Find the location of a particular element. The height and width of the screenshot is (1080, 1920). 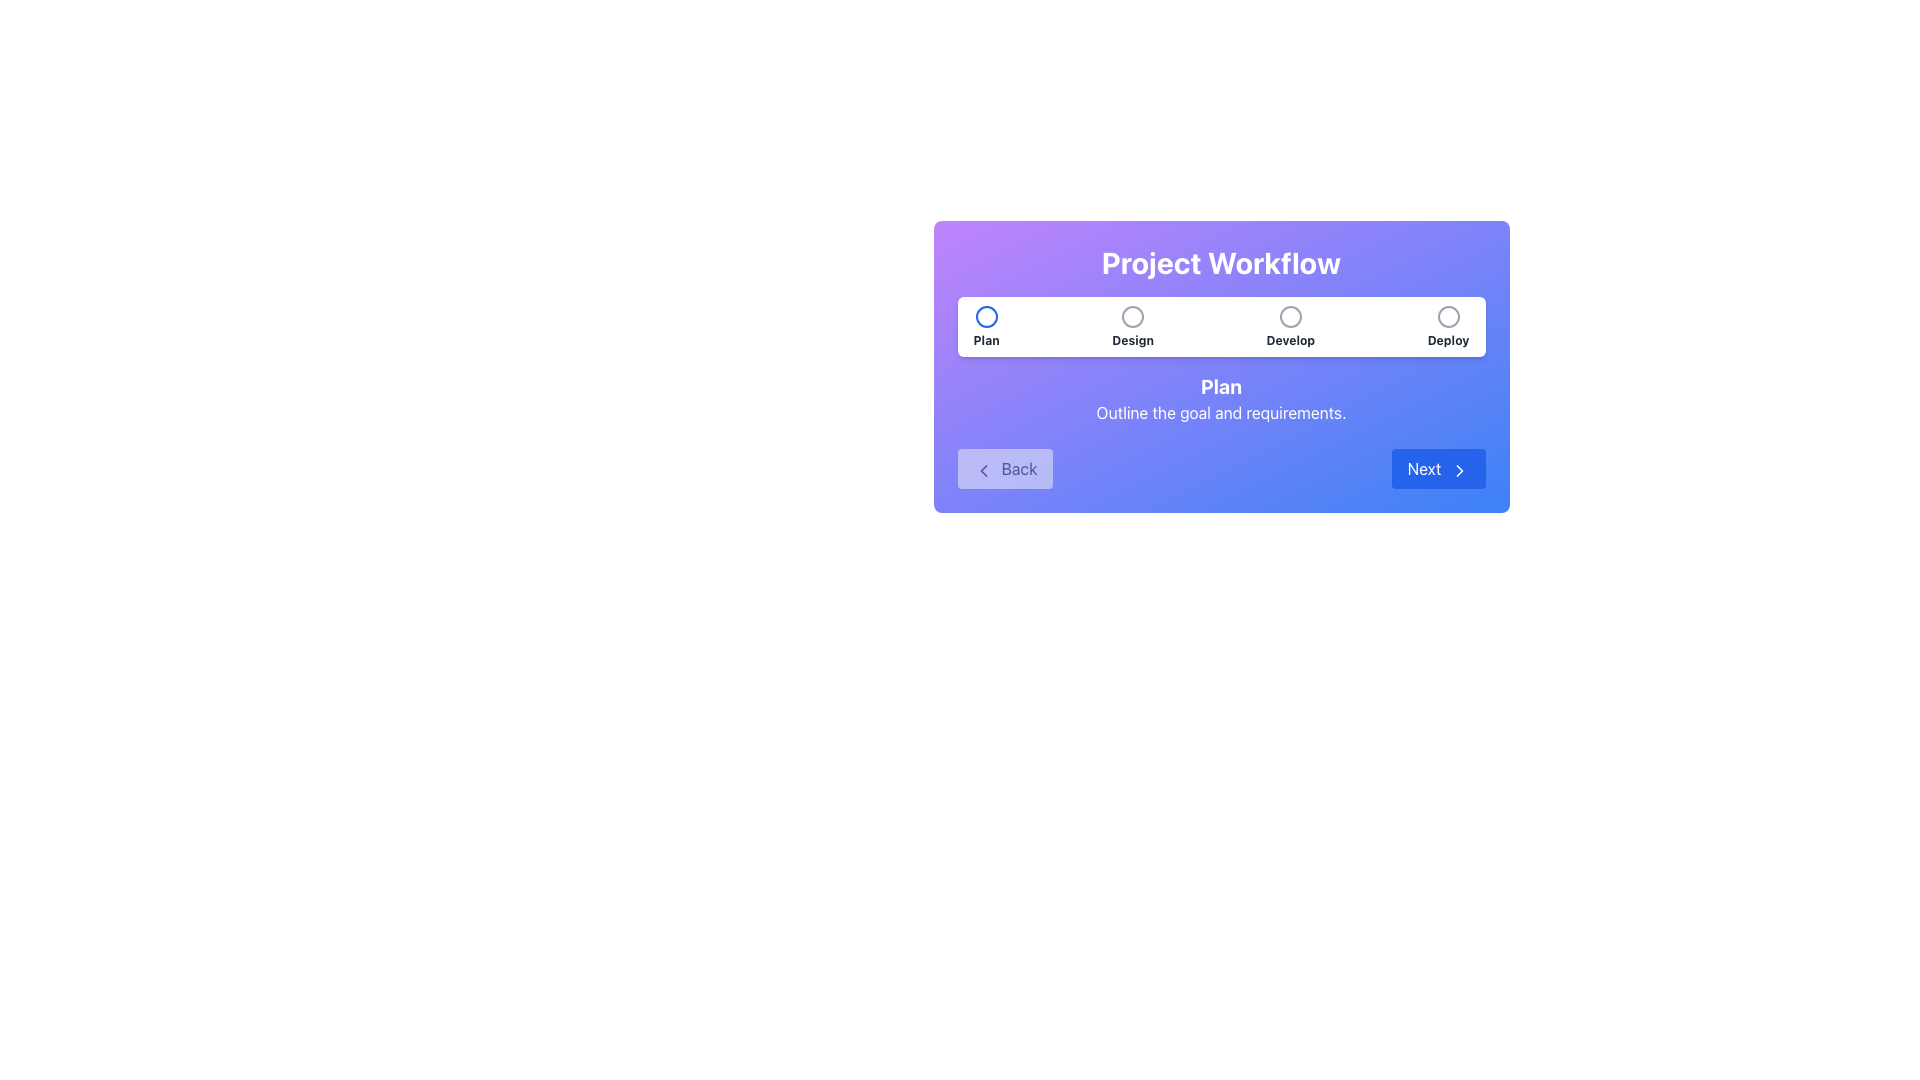

the visual indicator icon for the 'Plan' step in the project workflow to interact with it, provided it is enabled is located at coordinates (986, 315).